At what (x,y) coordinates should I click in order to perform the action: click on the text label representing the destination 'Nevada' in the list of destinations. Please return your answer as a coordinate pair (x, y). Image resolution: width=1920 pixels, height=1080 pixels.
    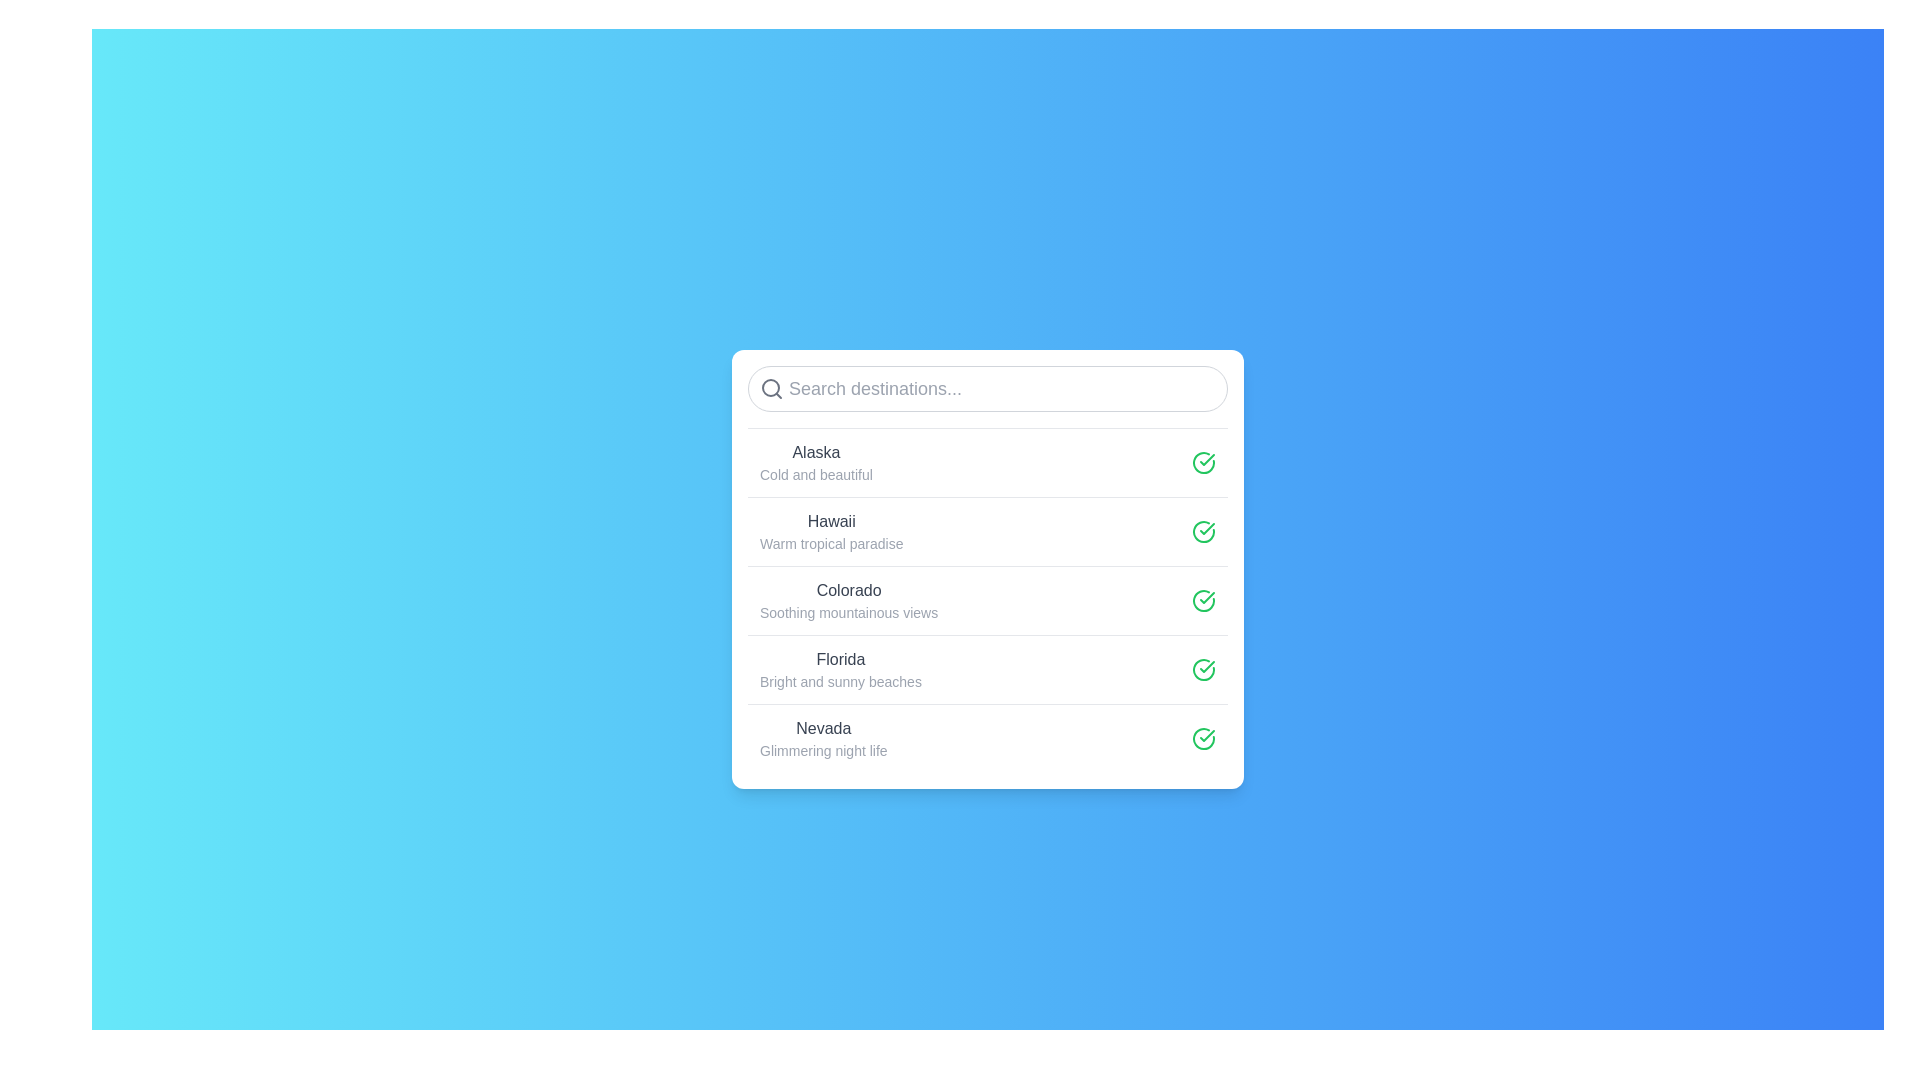
    Looking at the image, I should click on (823, 738).